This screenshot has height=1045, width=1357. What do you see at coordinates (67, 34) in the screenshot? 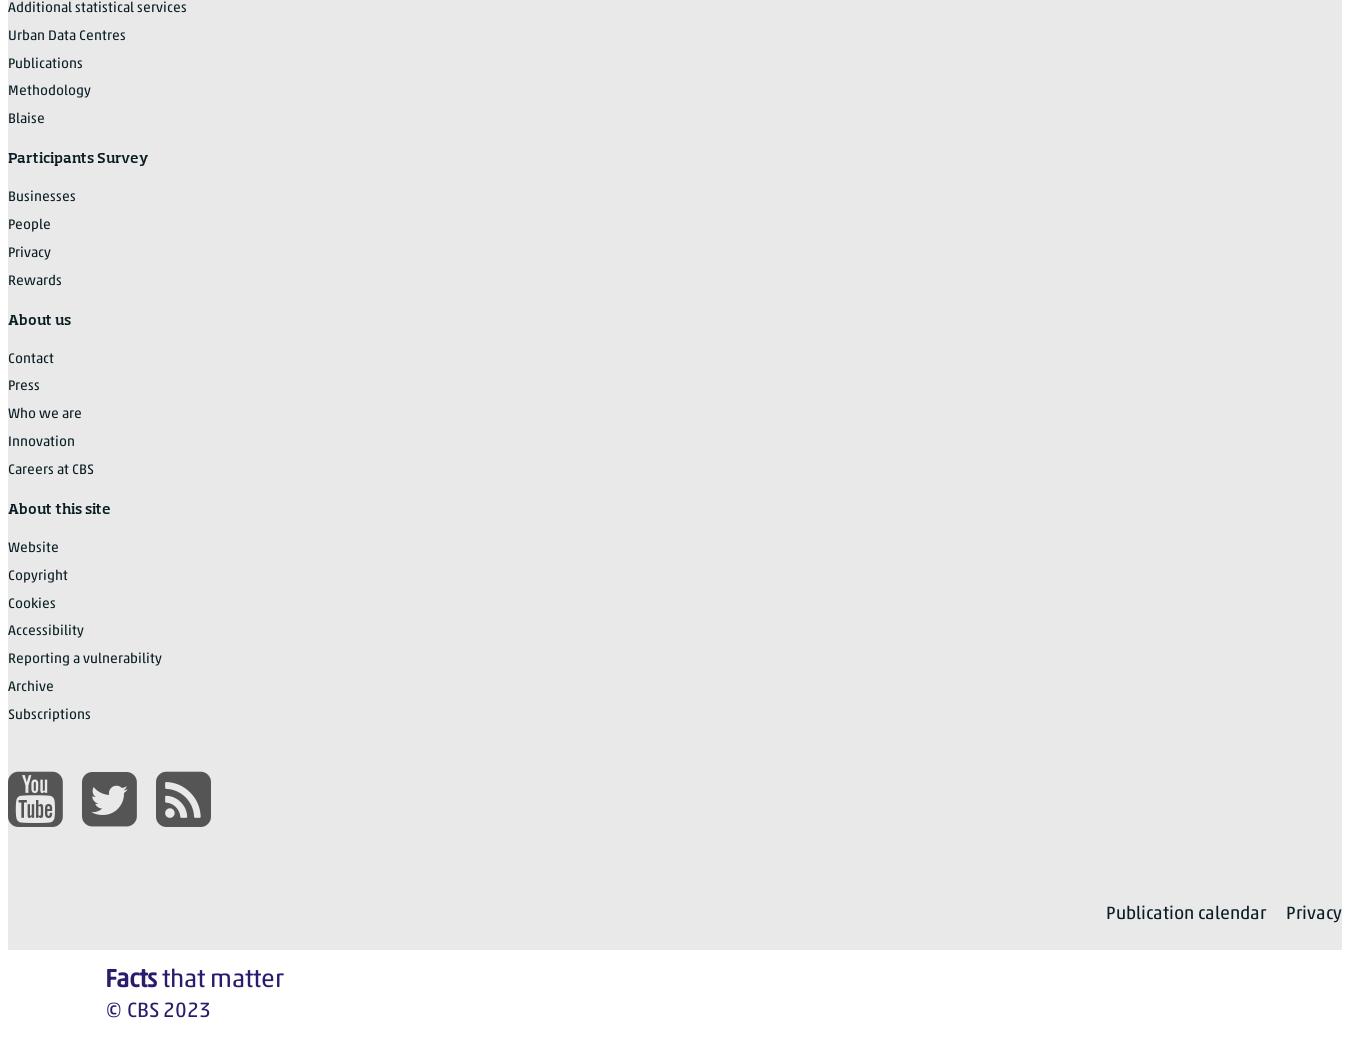
I see `'Urban Data Centres'` at bounding box center [67, 34].